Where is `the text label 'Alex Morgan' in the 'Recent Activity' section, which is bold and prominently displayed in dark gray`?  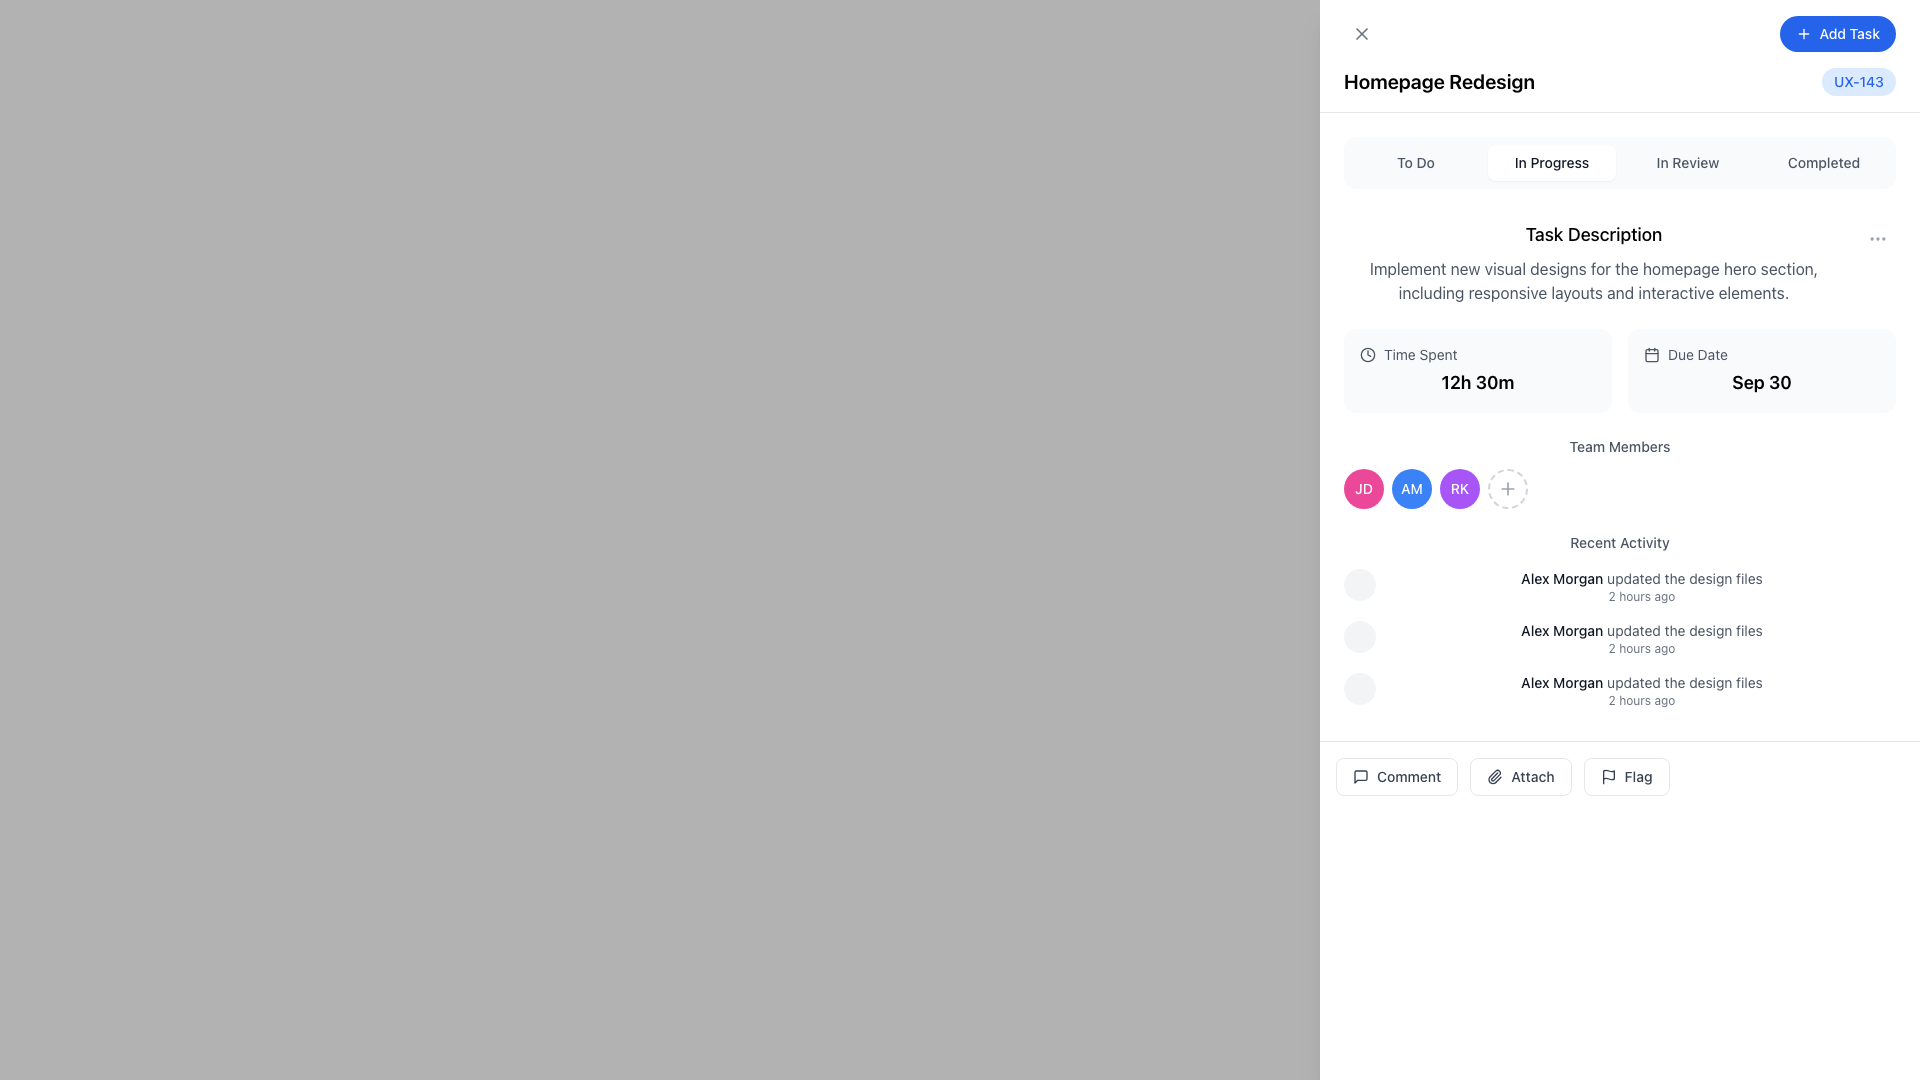 the text label 'Alex Morgan' in the 'Recent Activity' section, which is bold and prominently displayed in dark gray is located at coordinates (1561, 578).